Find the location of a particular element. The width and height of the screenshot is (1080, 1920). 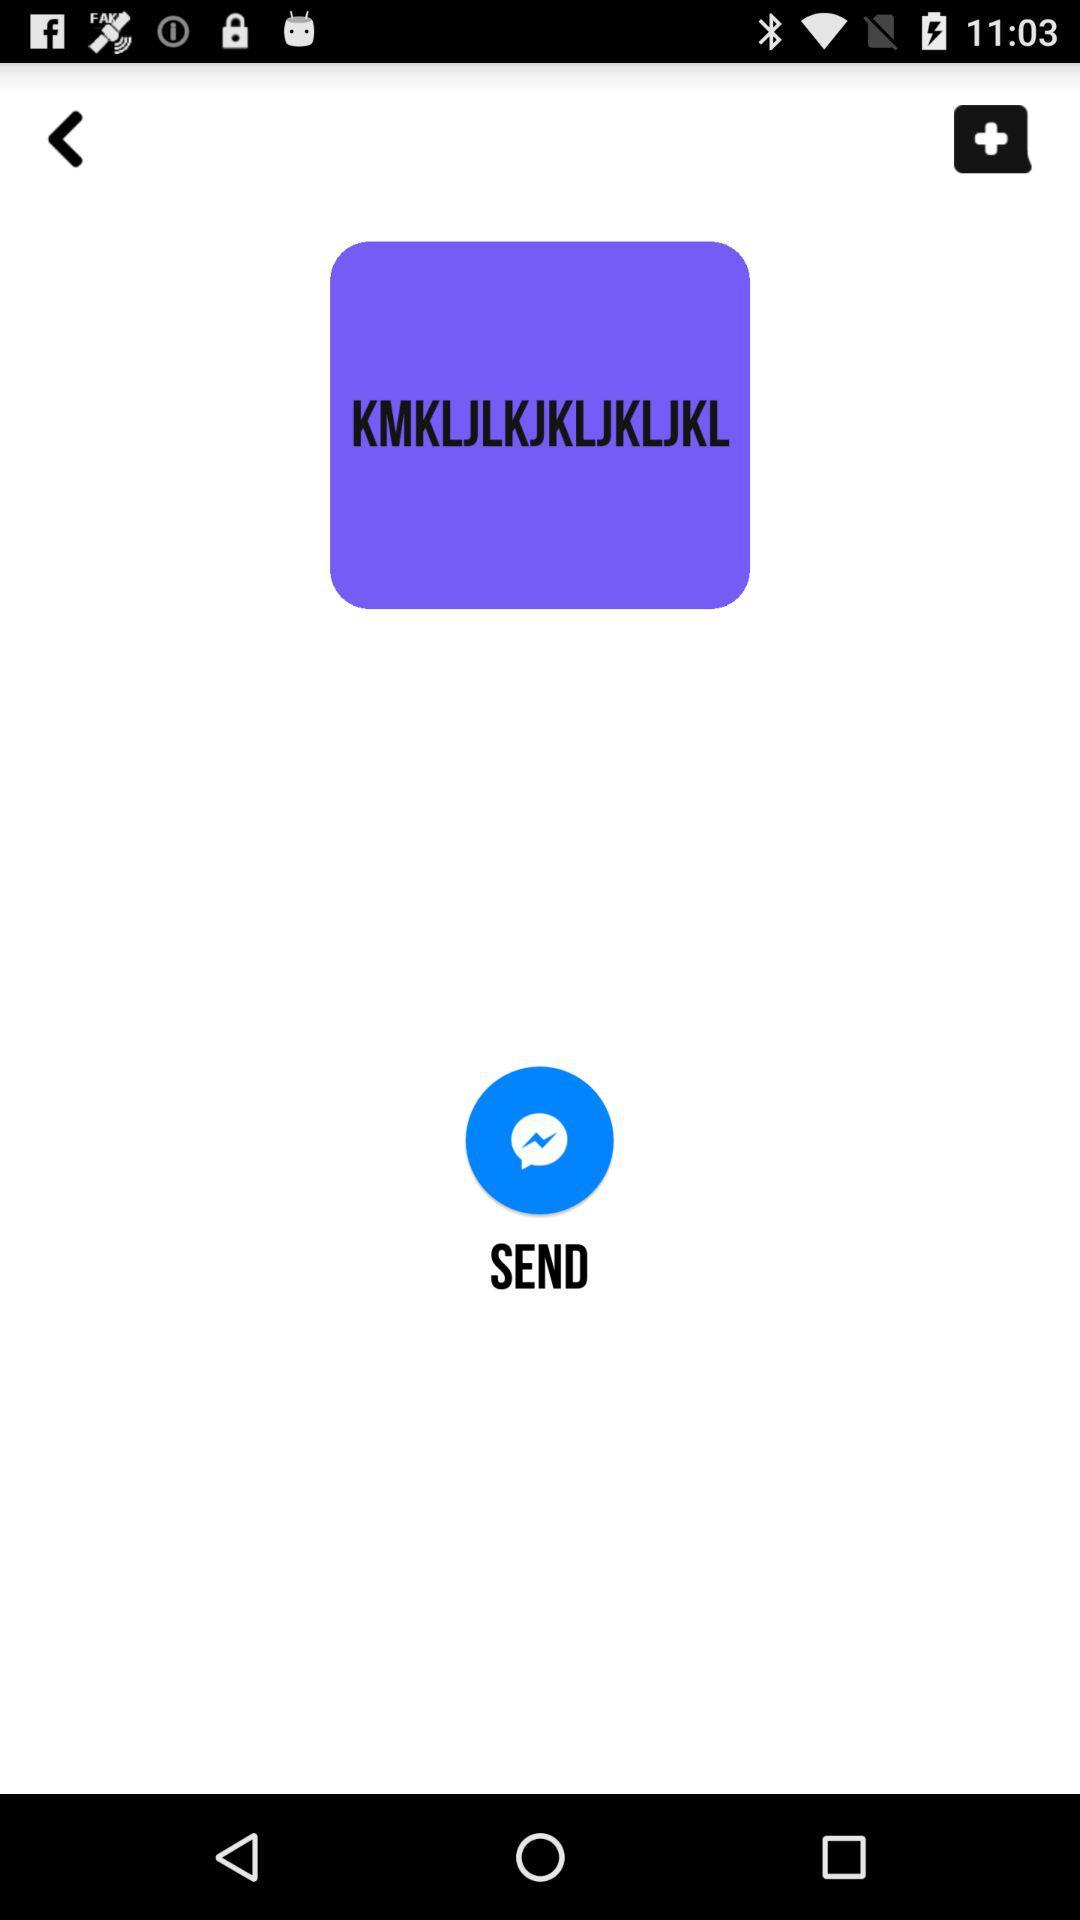

go back is located at coordinates (75, 148).